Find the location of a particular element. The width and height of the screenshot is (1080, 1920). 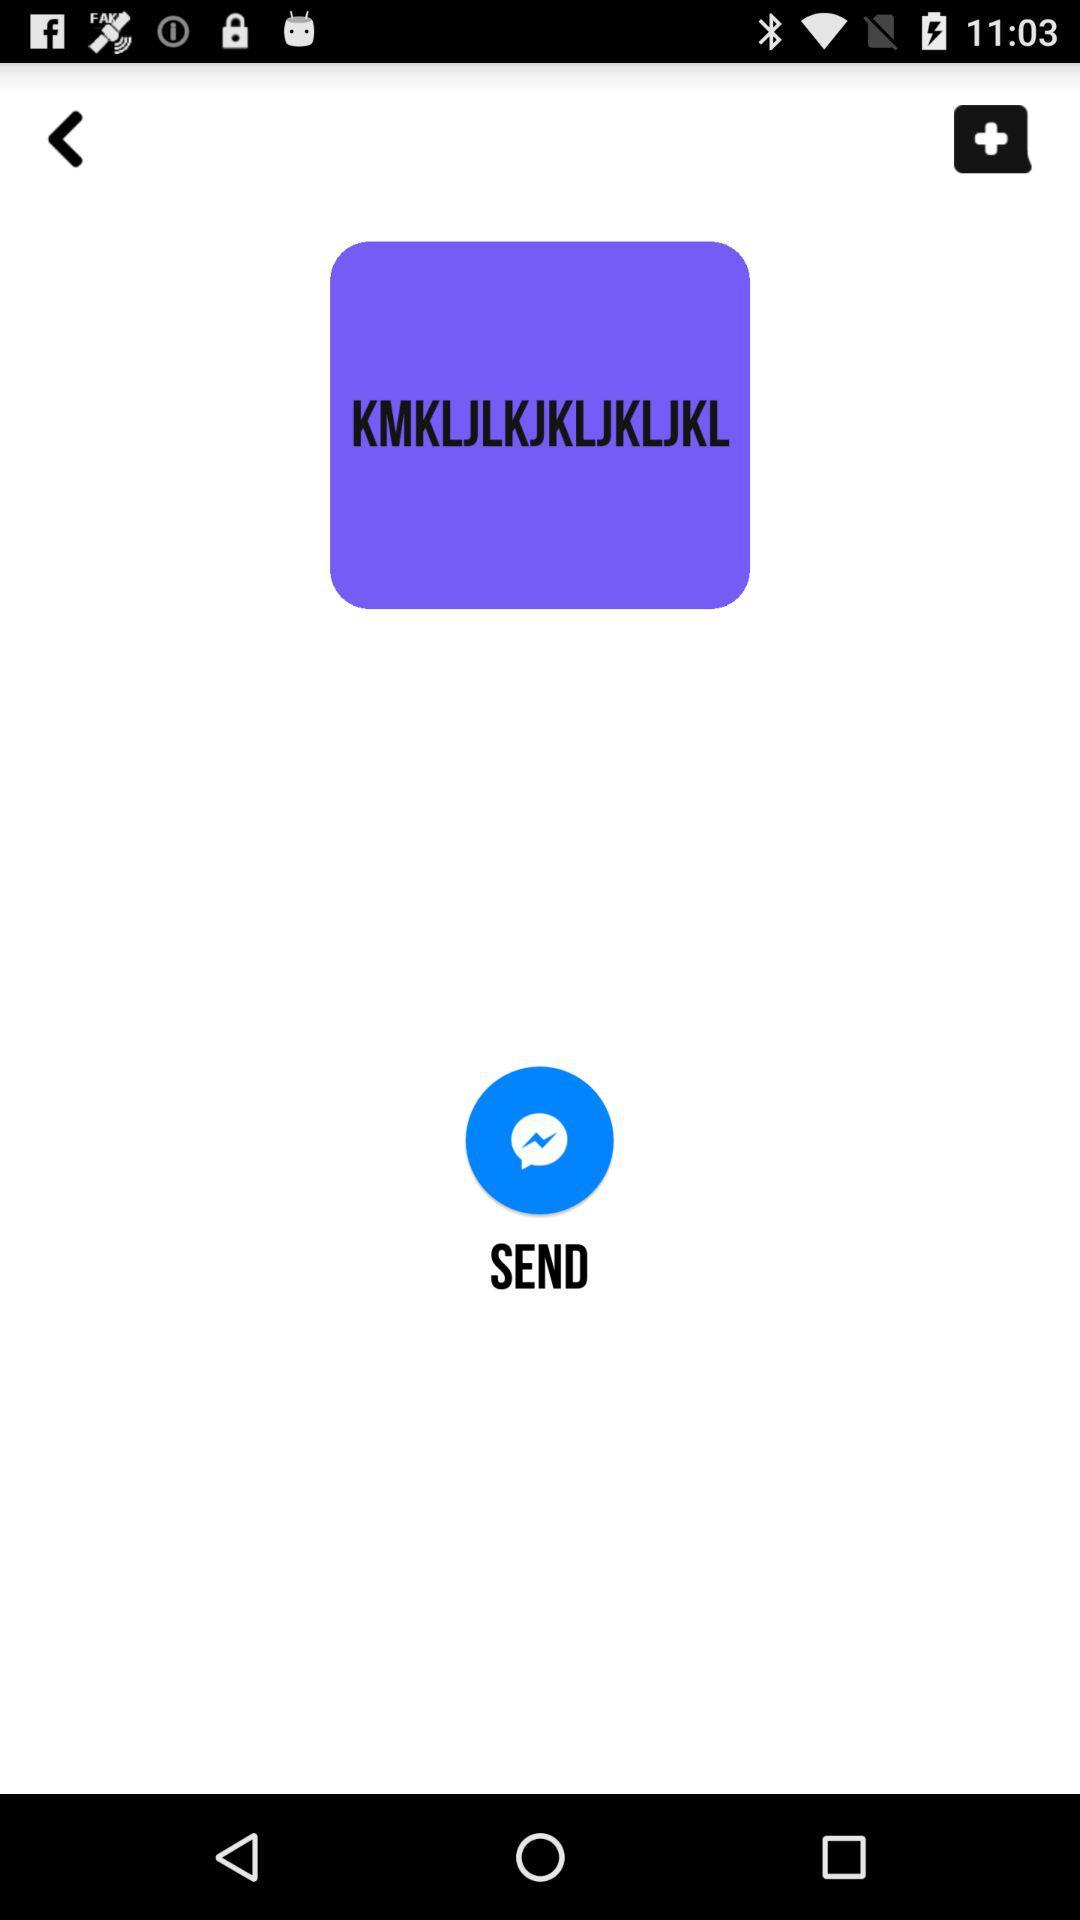

go back is located at coordinates (75, 148).